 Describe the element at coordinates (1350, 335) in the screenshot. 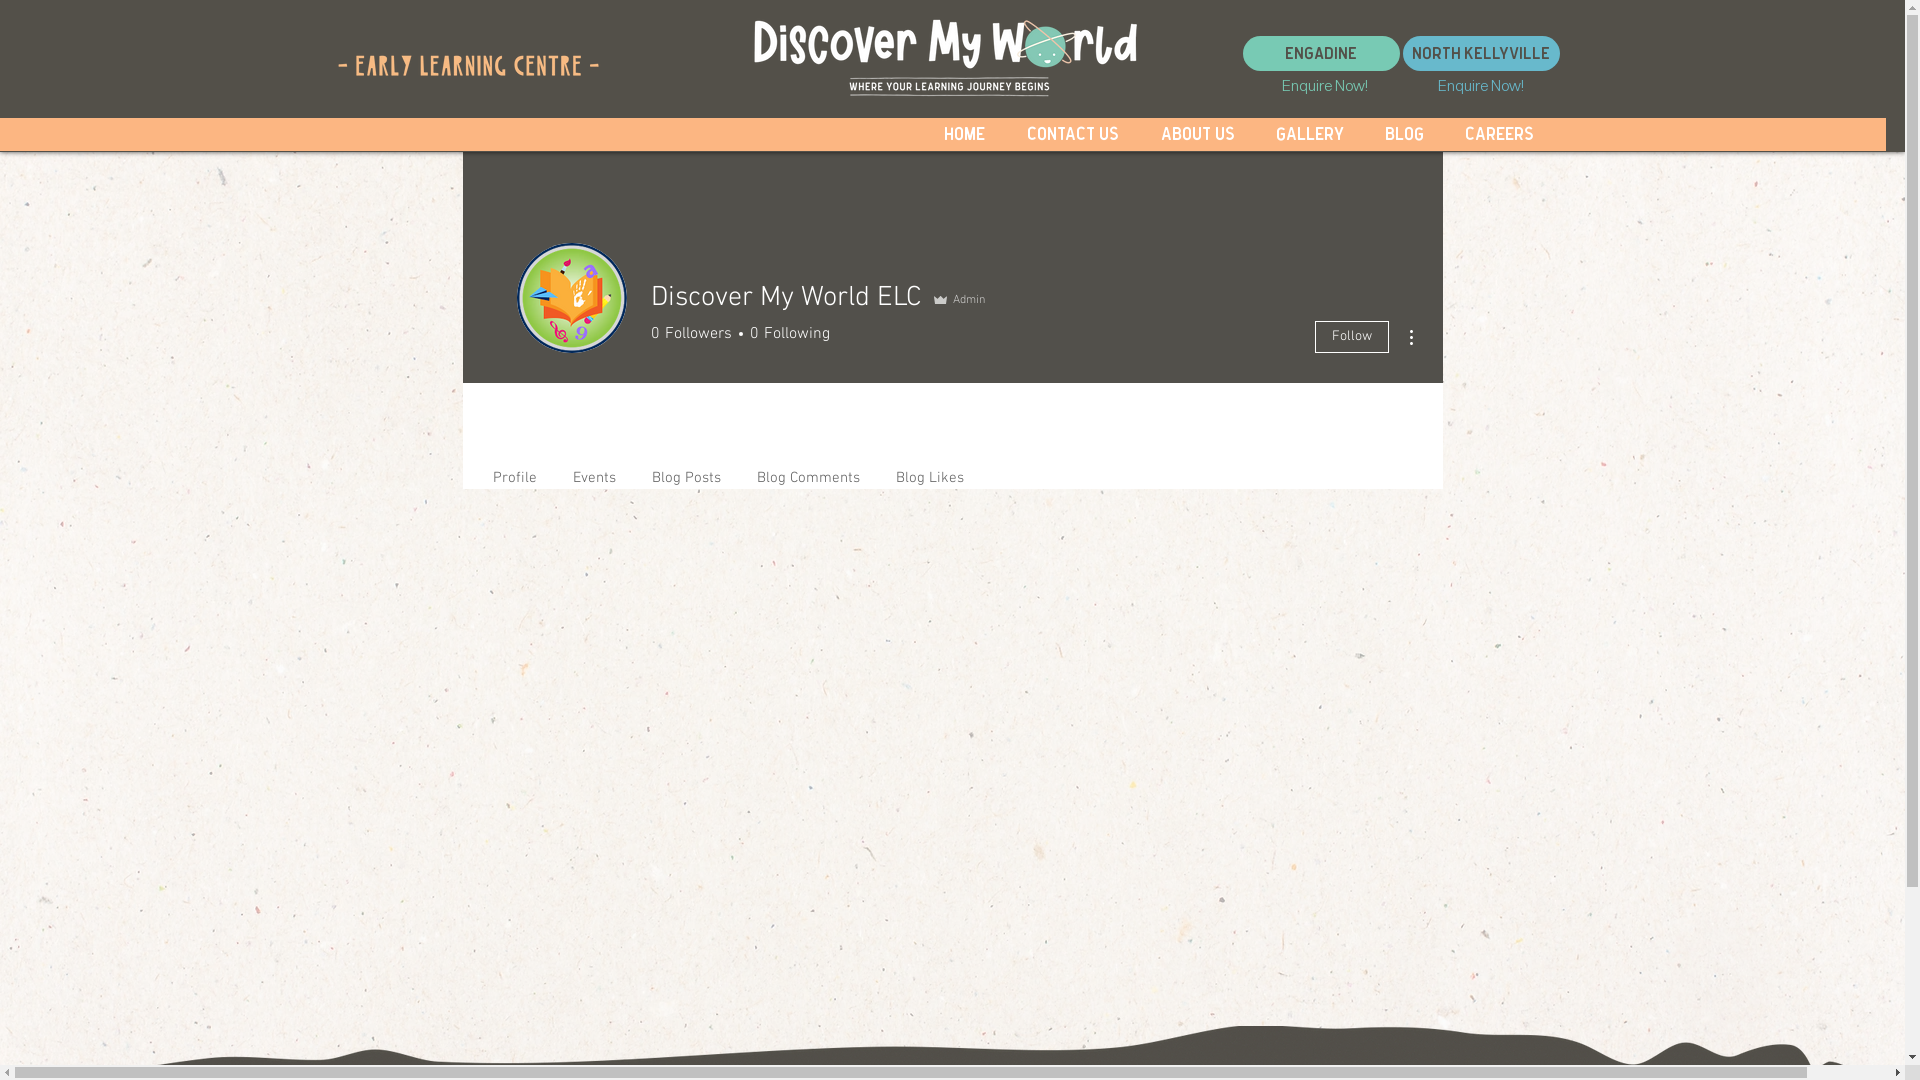

I see `'Follow'` at that location.